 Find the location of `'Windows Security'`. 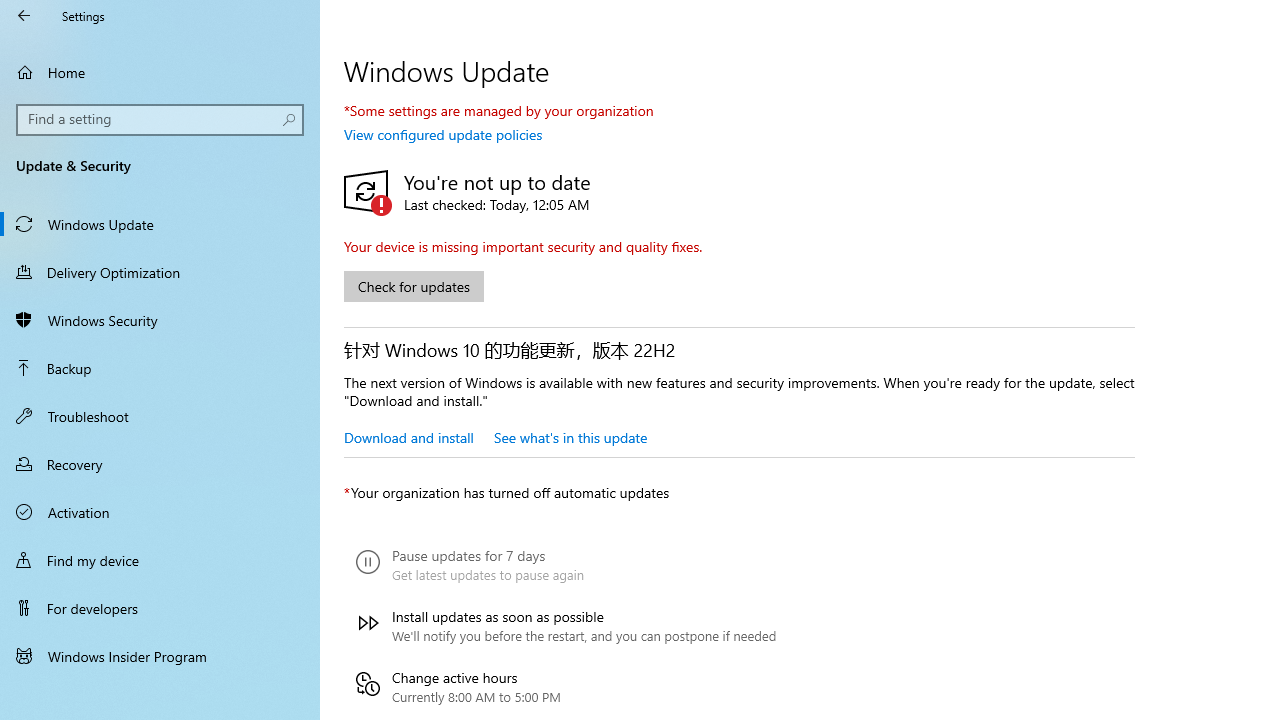

'Windows Security' is located at coordinates (160, 319).